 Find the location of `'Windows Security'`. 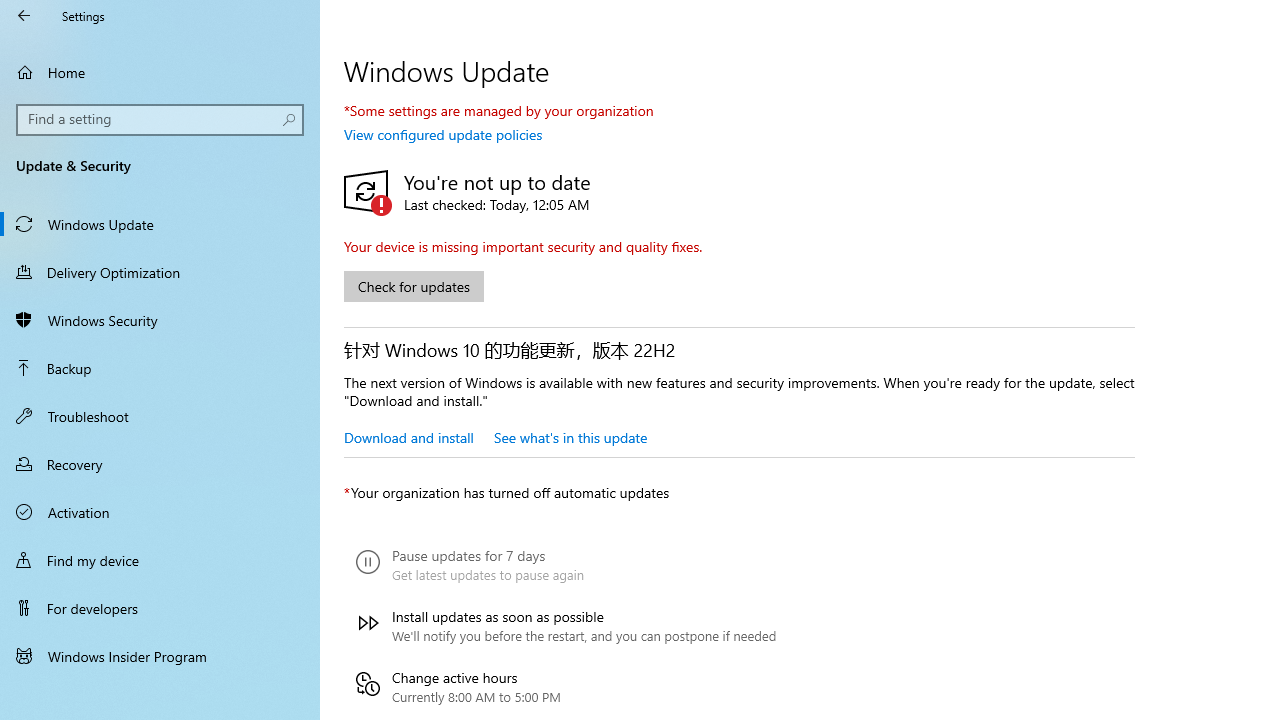

'Windows Security' is located at coordinates (160, 319).